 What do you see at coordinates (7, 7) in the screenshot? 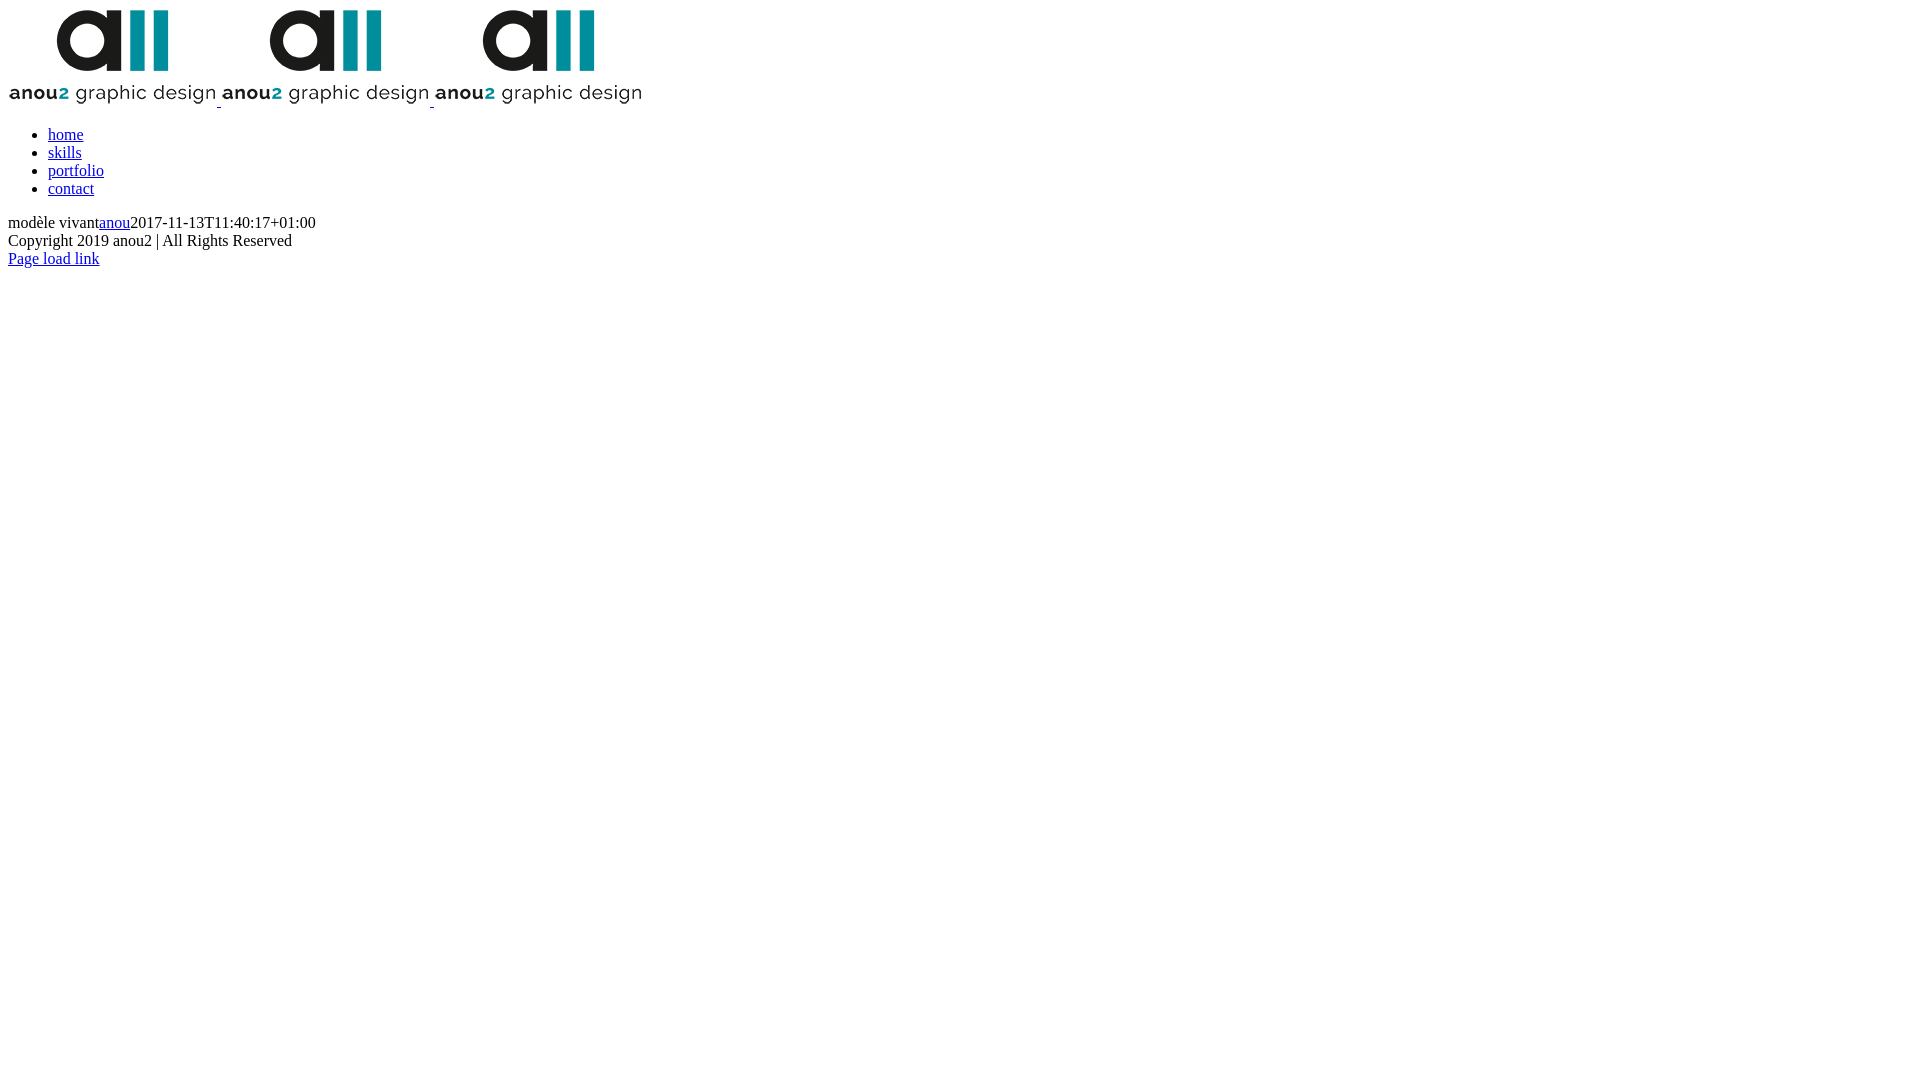
I see `'Passer au contenu'` at bounding box center [7, 7].